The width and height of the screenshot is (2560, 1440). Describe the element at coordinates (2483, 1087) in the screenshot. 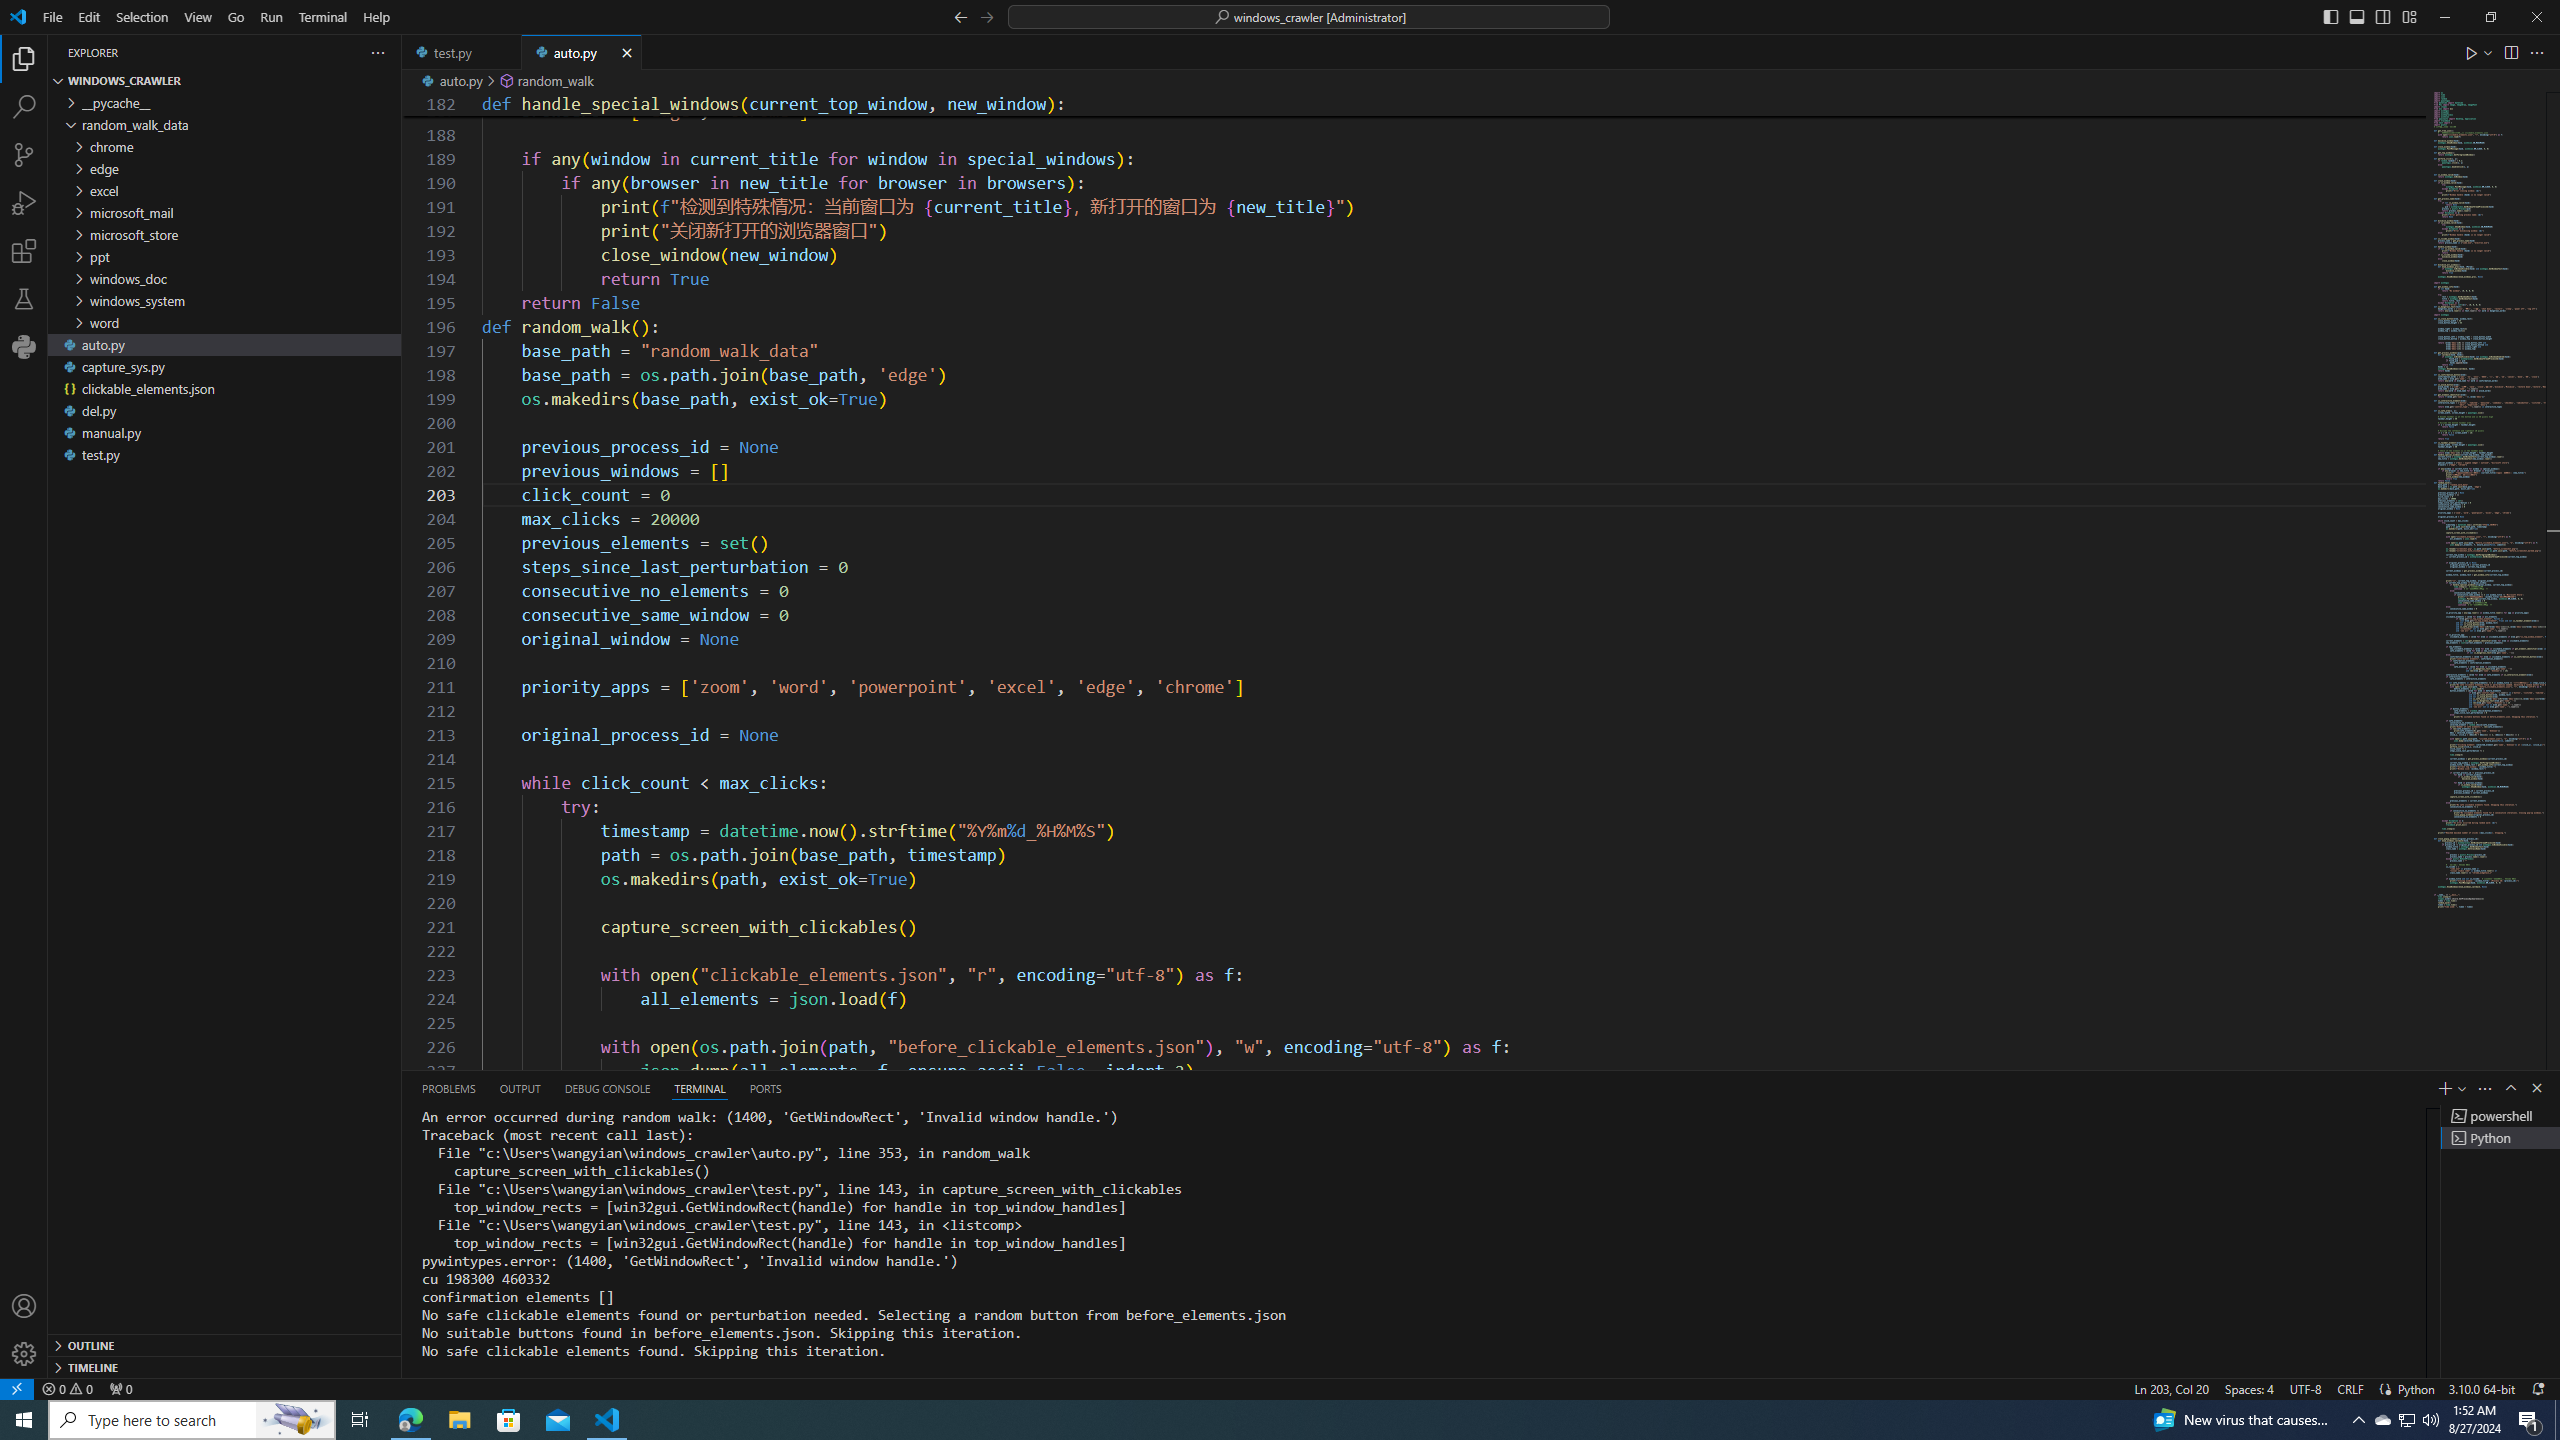

I see `'Views and More Actions...'` at that location.